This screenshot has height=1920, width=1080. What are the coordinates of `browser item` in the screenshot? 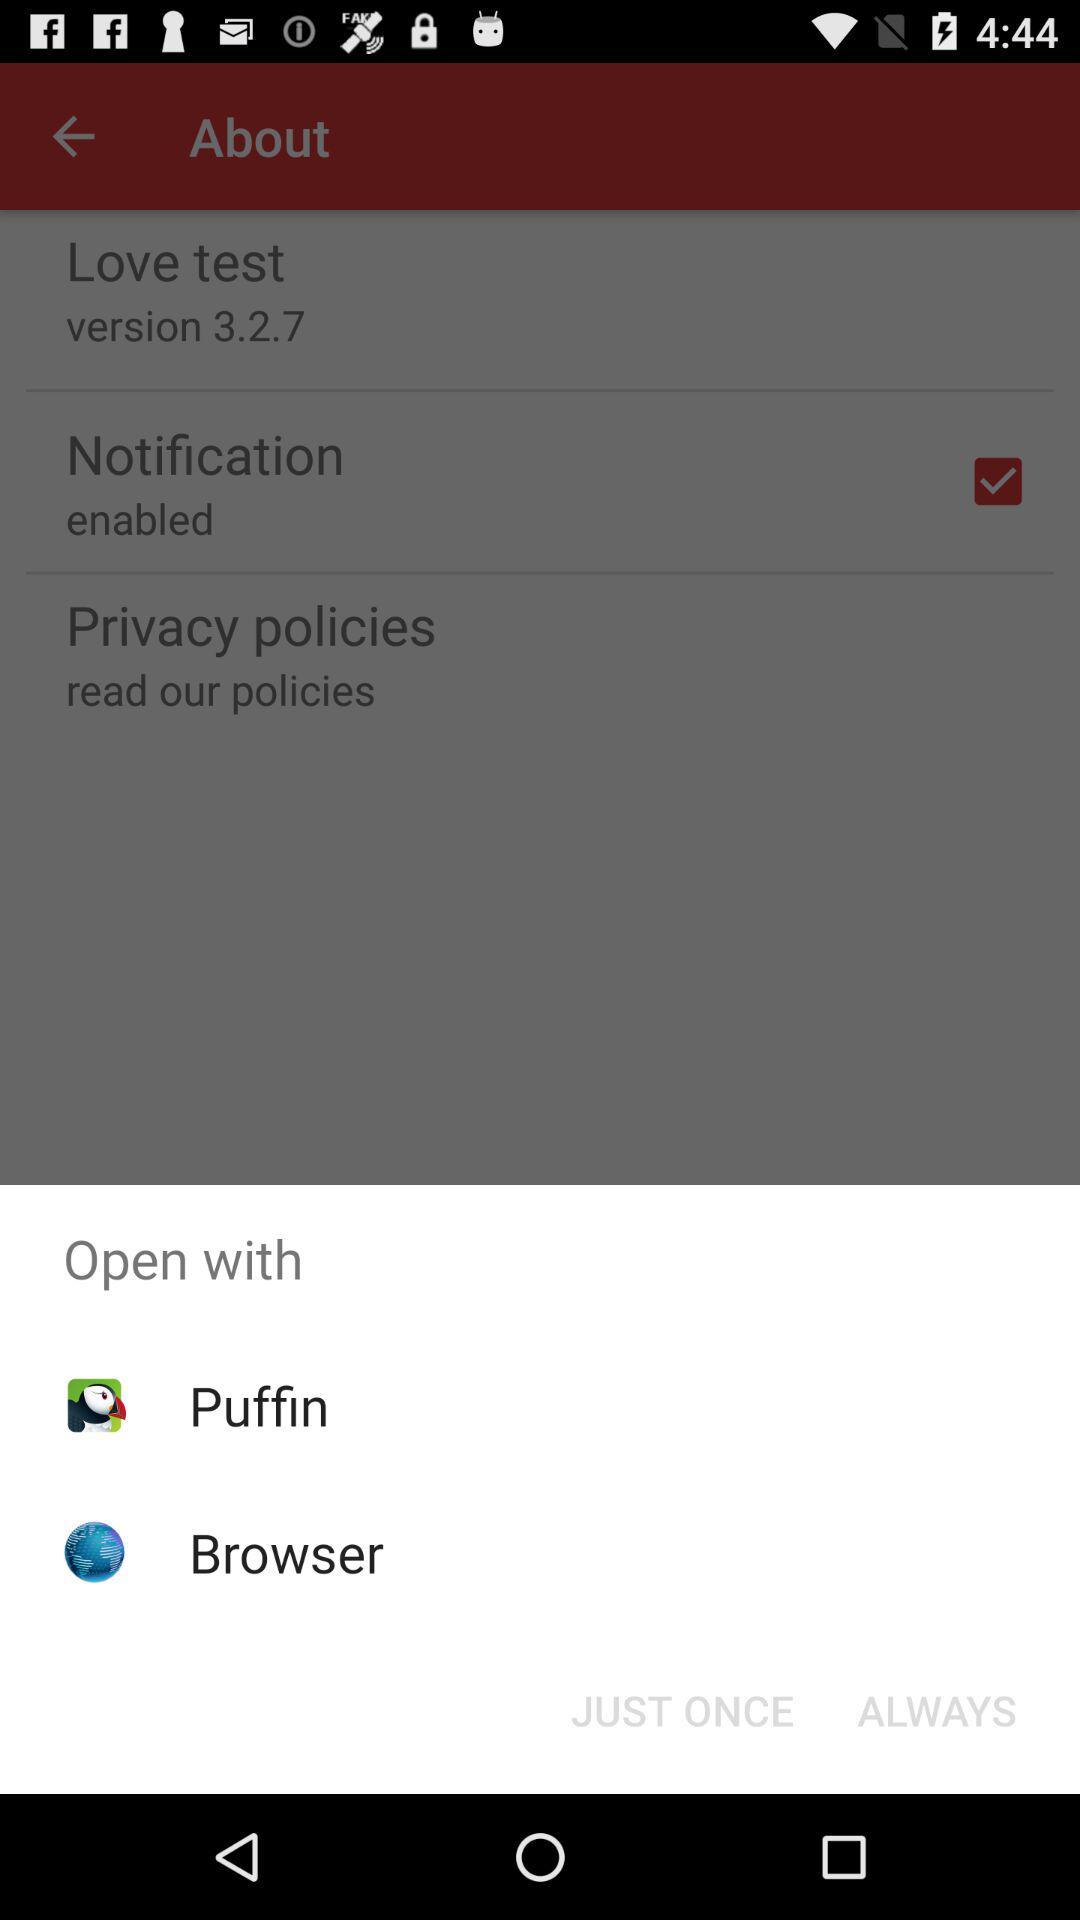 It's located at (286, 1551).